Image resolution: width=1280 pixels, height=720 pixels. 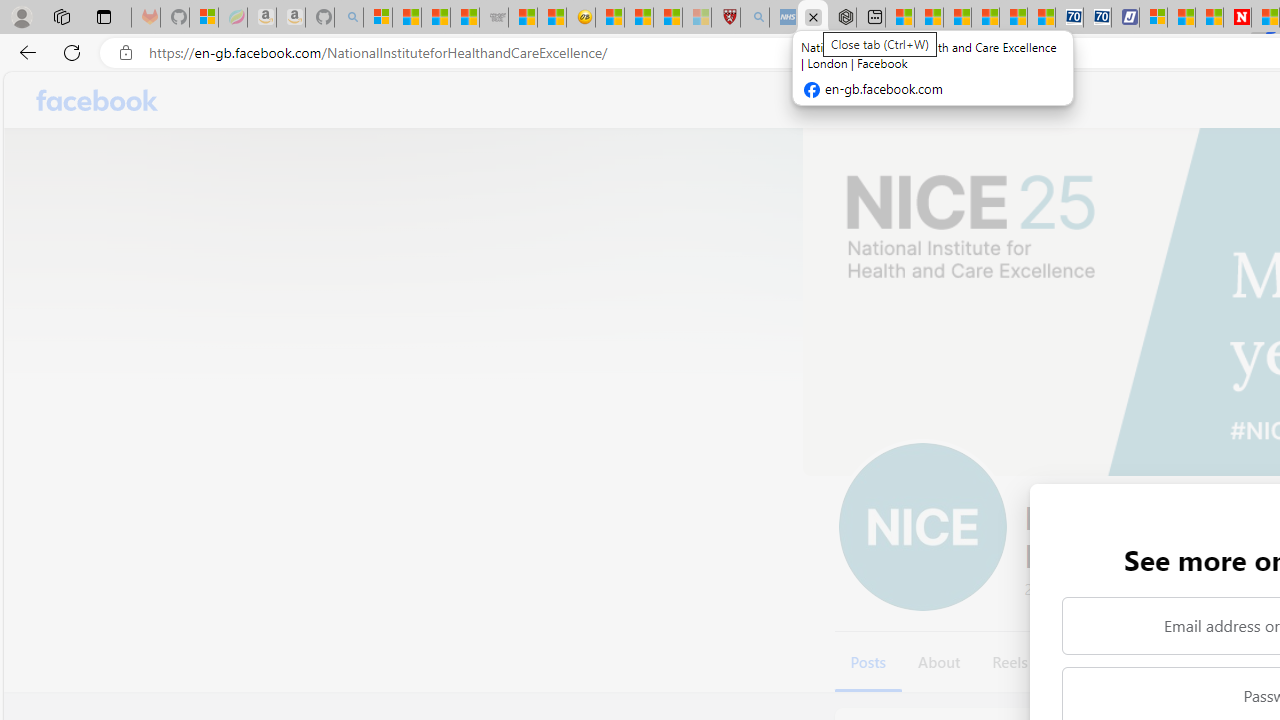 What do you see at coordinates (724, 17) in the screenshot?
I see `'Robert H. Shmerling, MD - Harvard Health'` at bounding box center [724, 17].